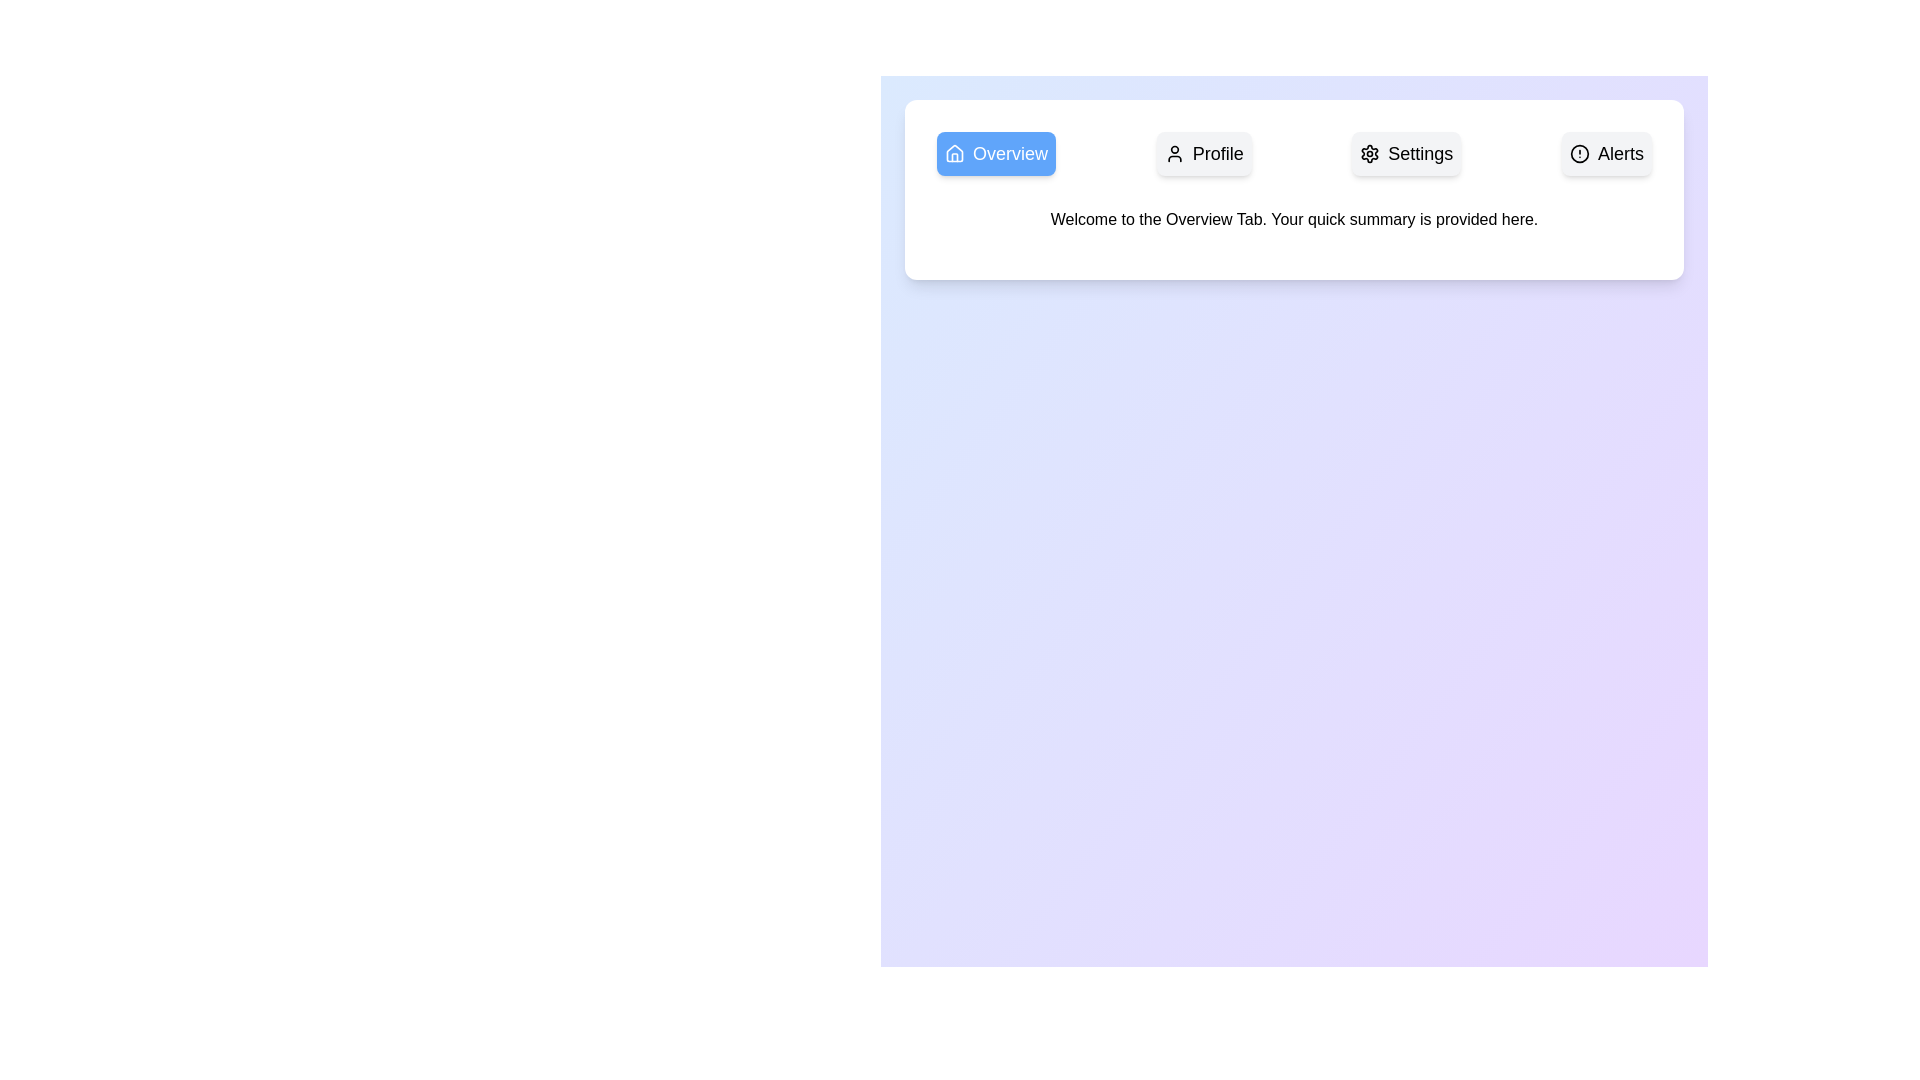 The height and width of the screenshot is (1080, 1920). What do you see at coordinates (1369, 153) in the screenshot?
I see `the gear-shaped icon located on the left side of the 'Settings' button in the top navigation panel` at bounding box center [1369, 153].